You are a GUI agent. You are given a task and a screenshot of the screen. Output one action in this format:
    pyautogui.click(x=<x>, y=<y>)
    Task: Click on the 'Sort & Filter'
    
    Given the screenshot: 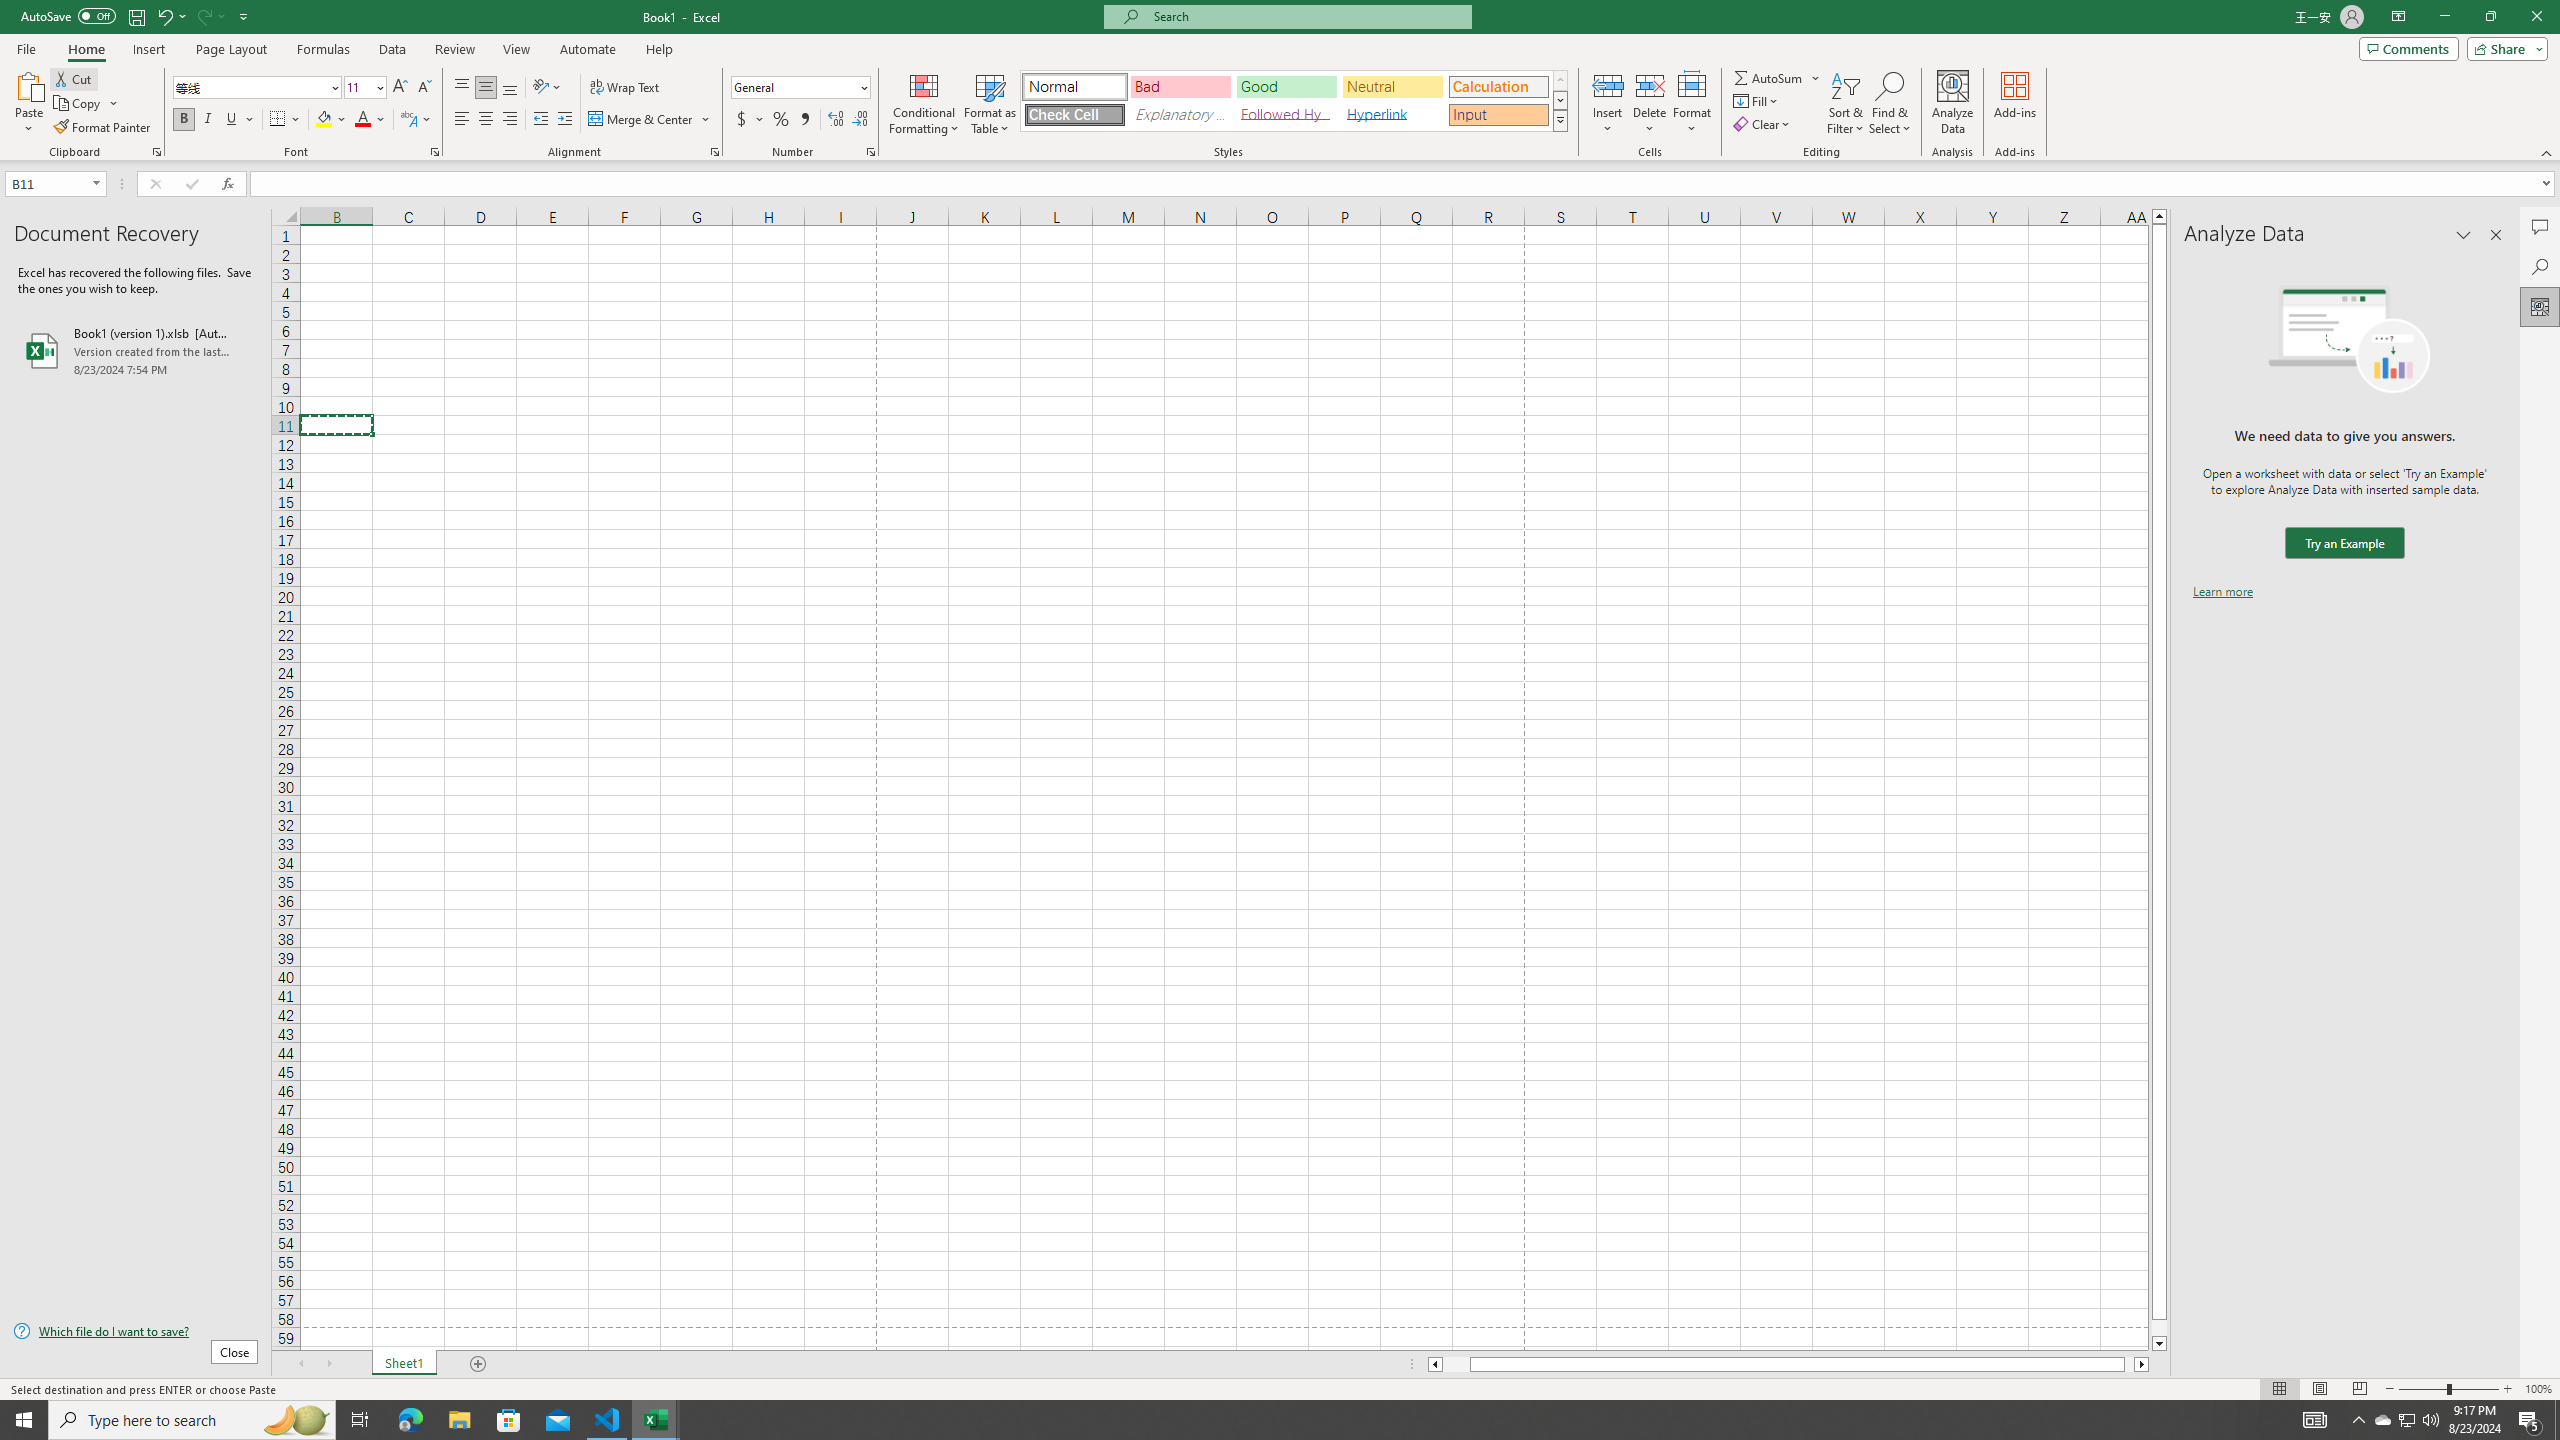 What is the action you would take?
    pyautogui.click(x=1844, y=103)
    